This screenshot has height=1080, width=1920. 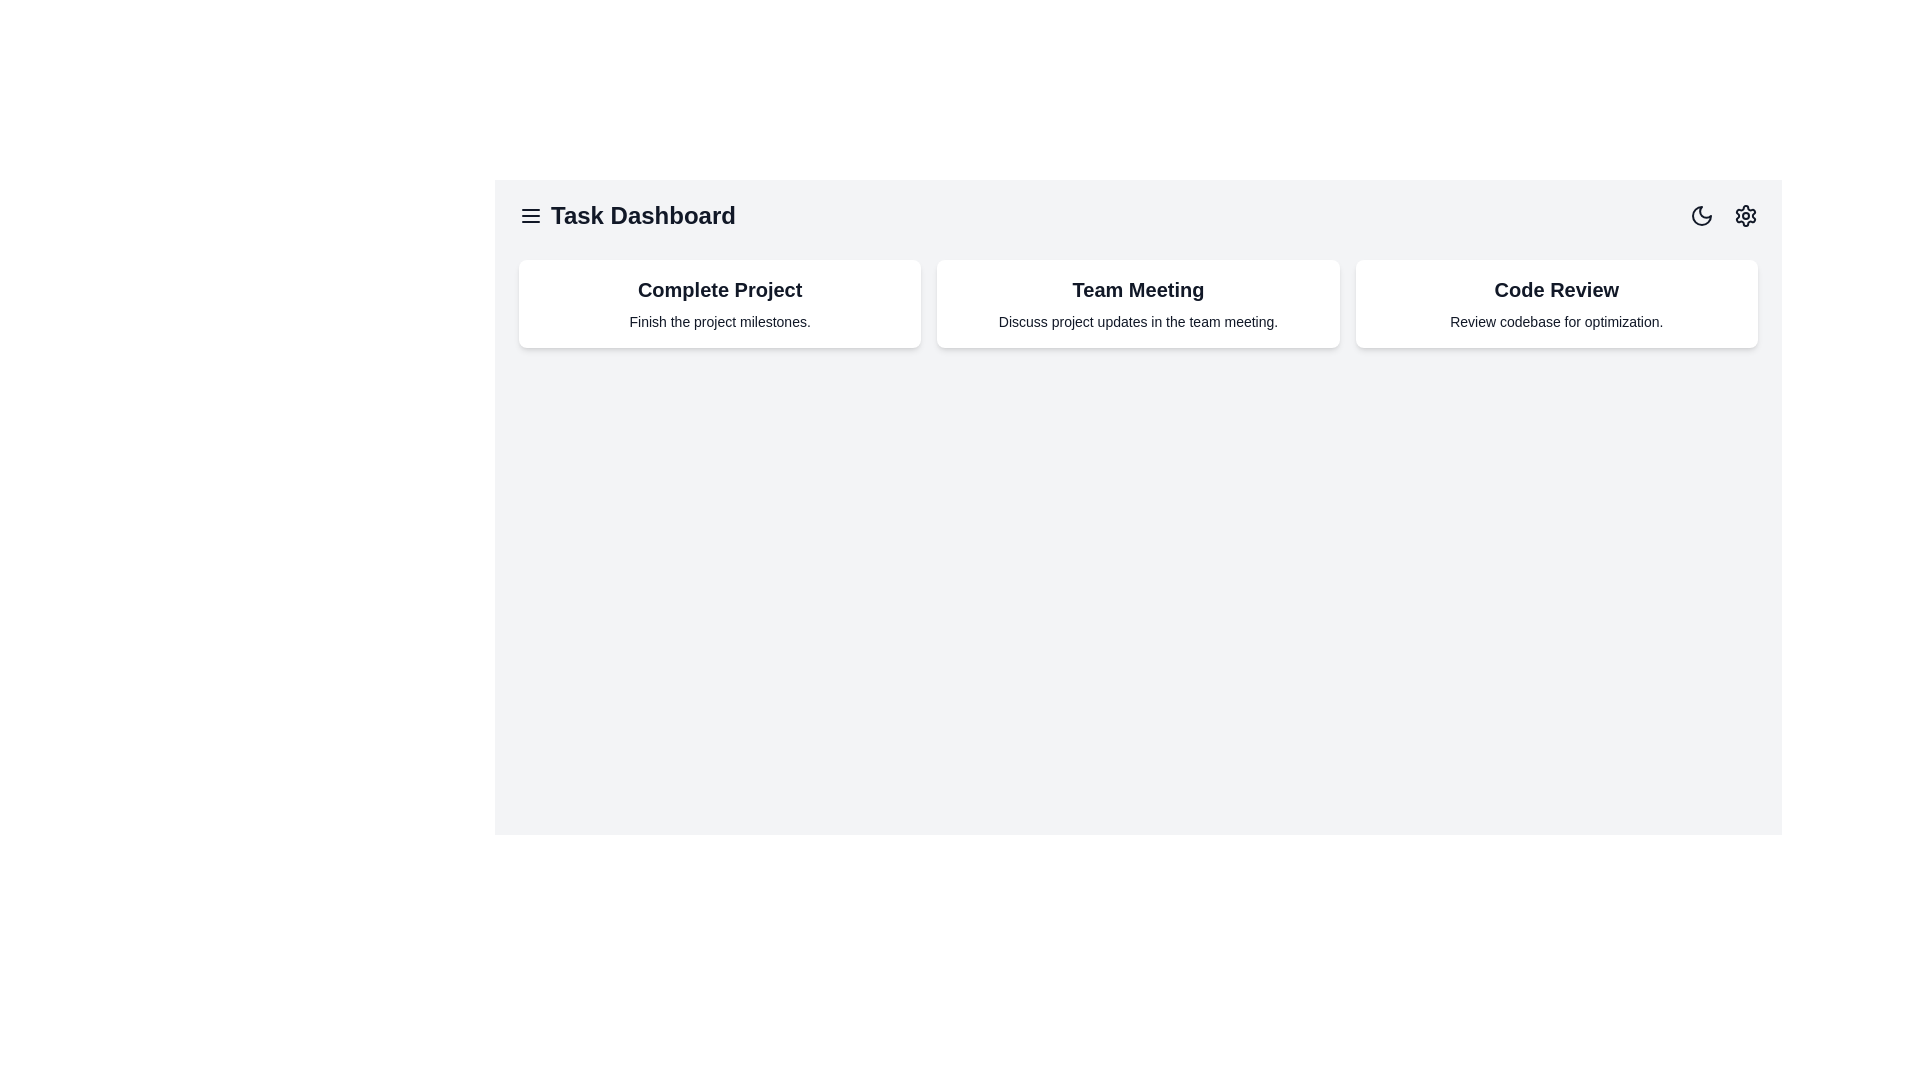 I want to click on on the second card in the grid layout for task management, which allows viewing or editing details related, so click(x=1137, y=304).